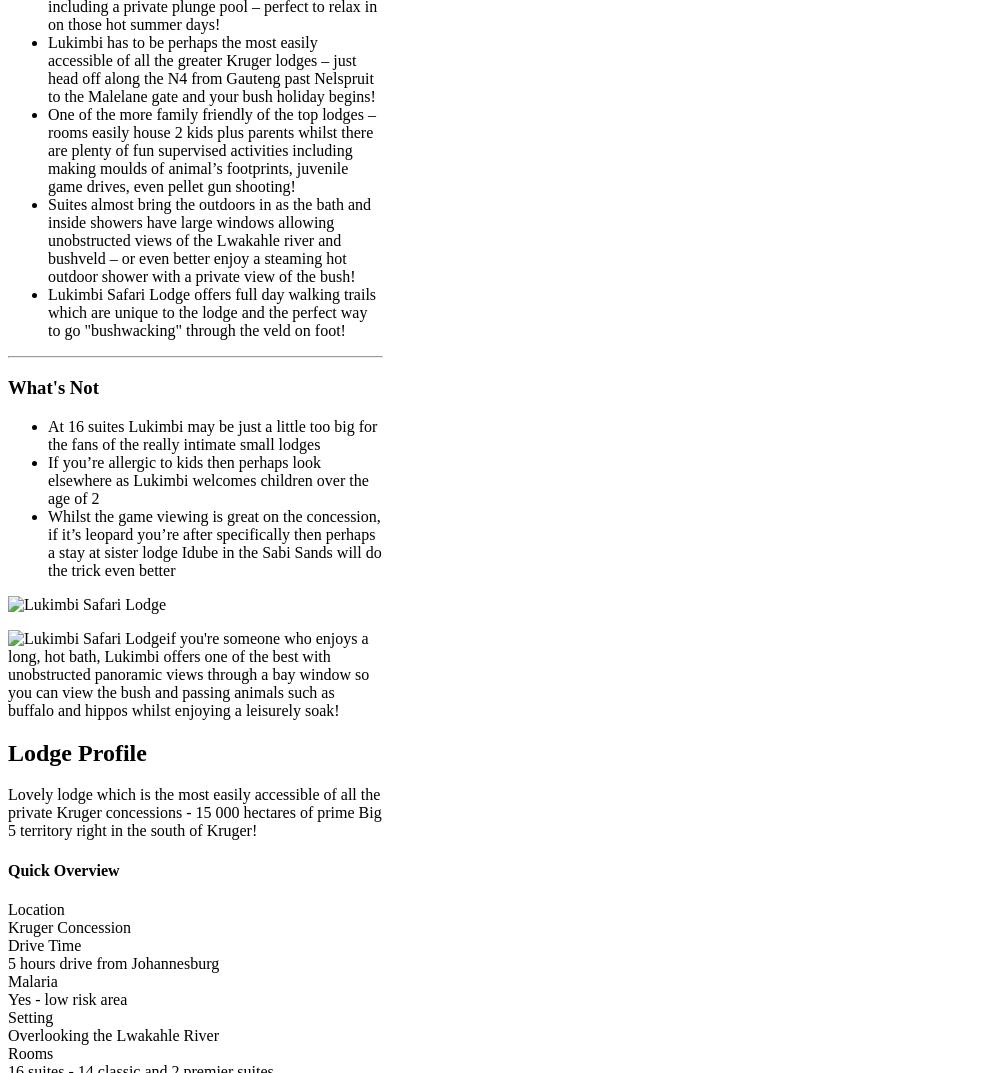 This screenshot has width=998, height=1073. What do you see at coordinates (211, 149) in the screenshot?
I see `'One of the more family friendly of the top lodges – rooms easily house 2 kids plus parents whilst there are plenty of fun supervised activities including making moulds of animal’s footprints, juvenile game drives, even pellet gun shooting!'` at bounding box center [211, 149].